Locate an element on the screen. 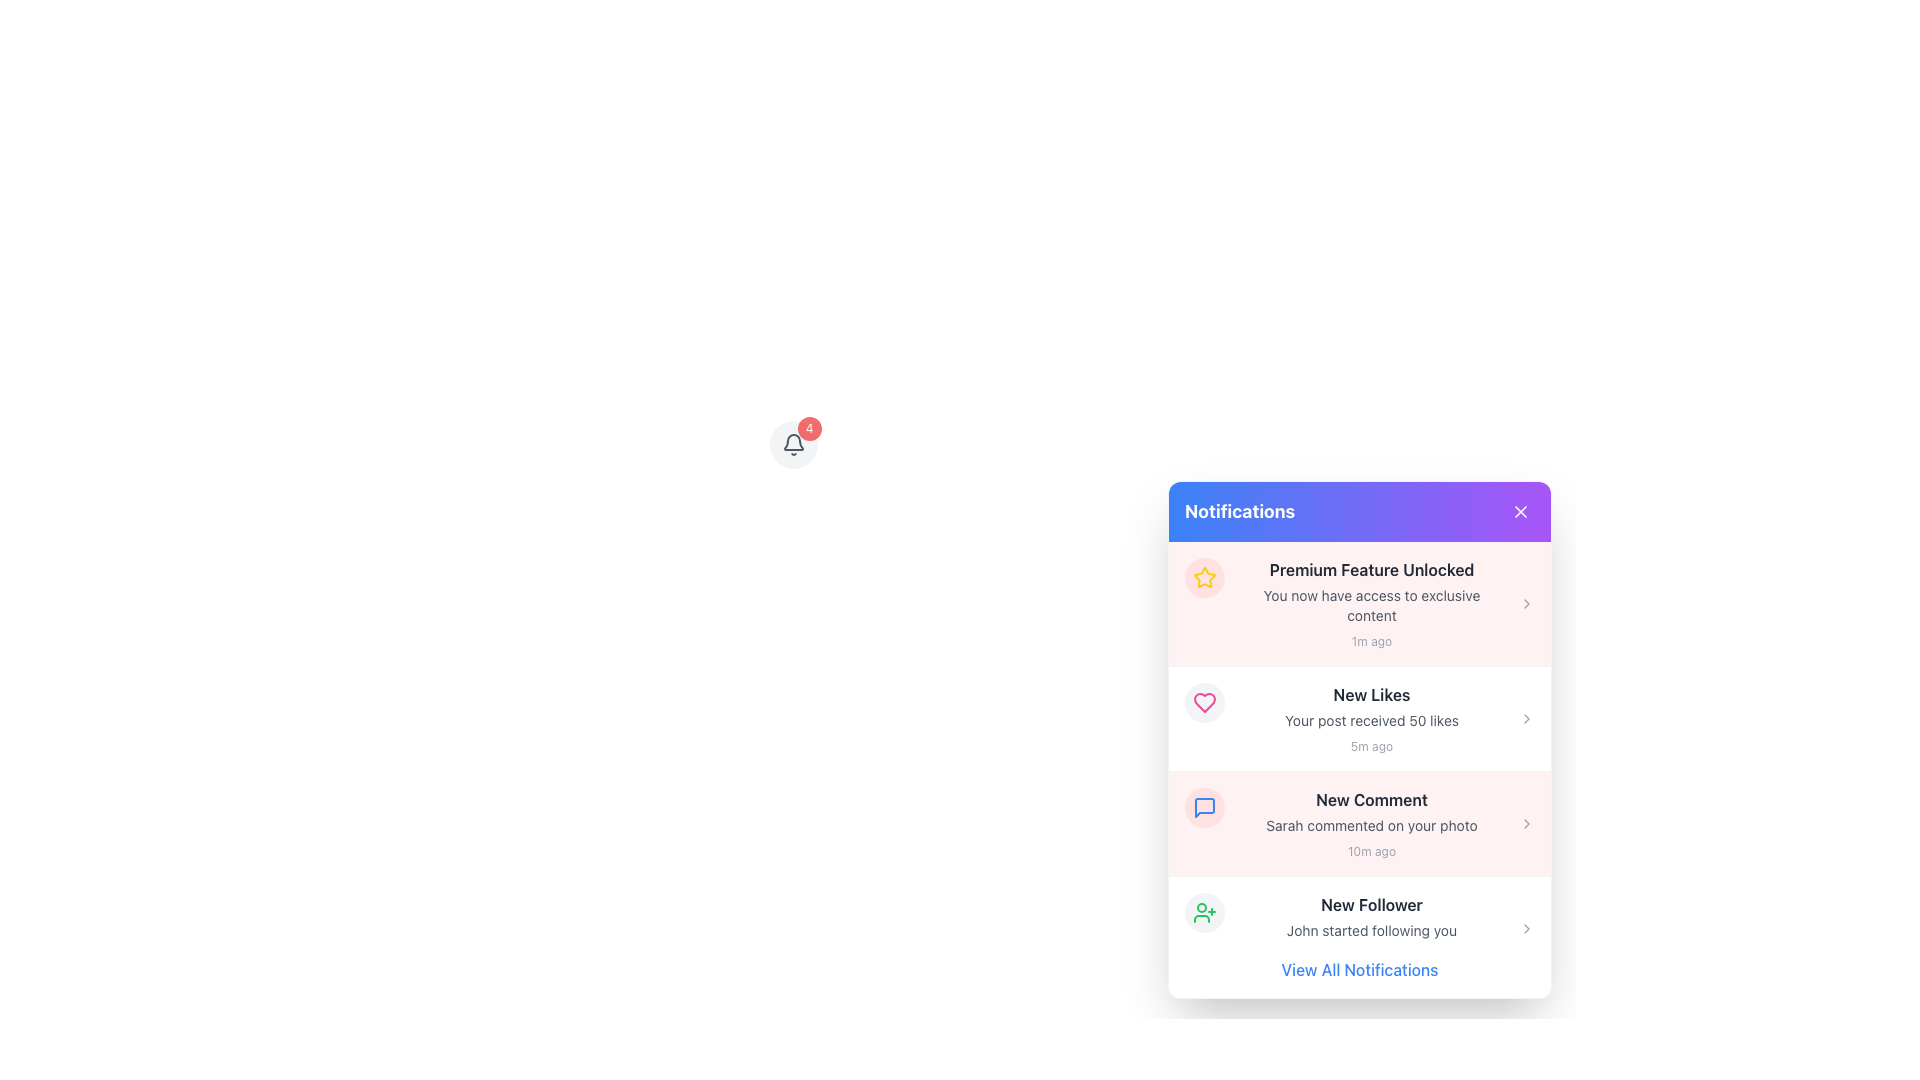 The image size is (1920, 1080). the text label displaying '10m ago' located beneath 'Sarah commented on your photo' in the notification panel is located at coordinates (1371, 852).